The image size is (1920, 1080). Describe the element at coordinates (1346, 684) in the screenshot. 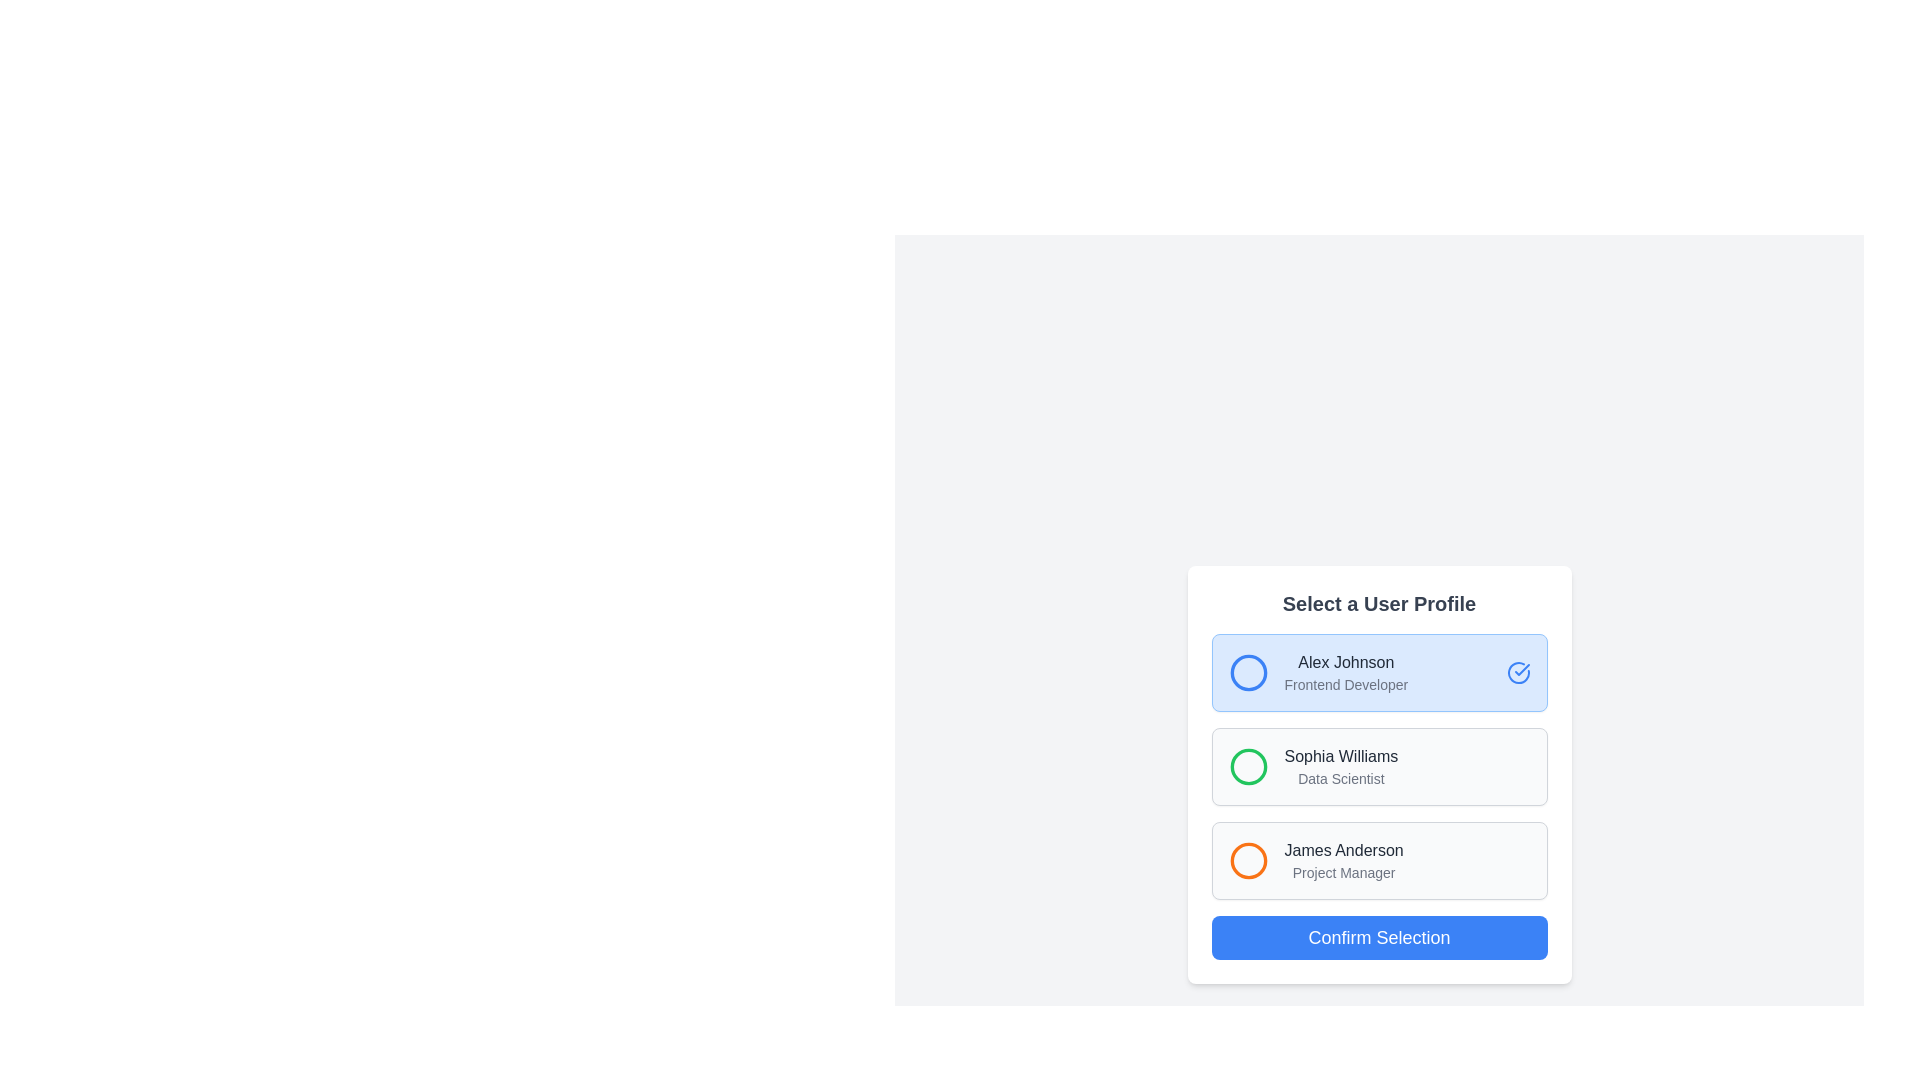

I see `the text label that reads 'Frontend Developer', which is styled in grey and located below the 'Alex Johnson' label within the user profile selection card` at that location.